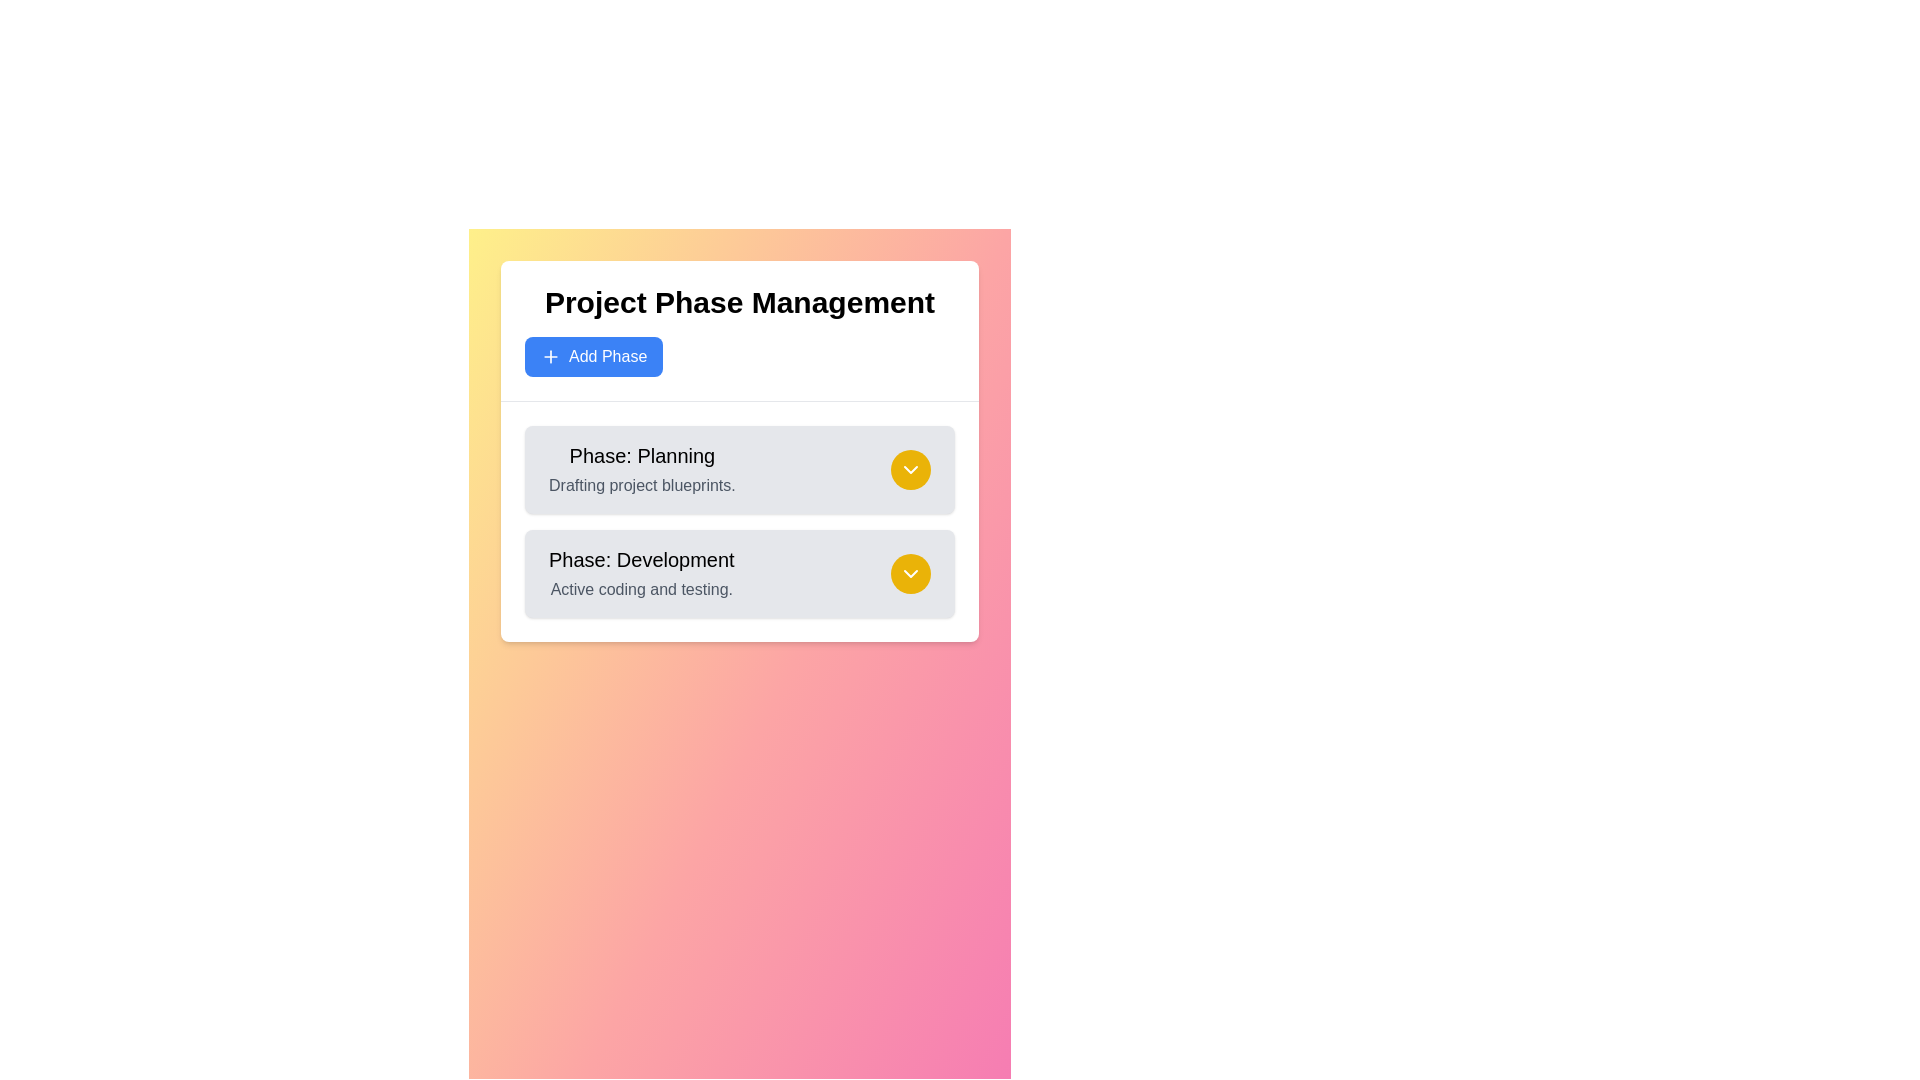 The width and height of the screenshot is (1920, 1080). What do you see at coordinates (551, 356) in the screenshot?
I see `the plus-shaped icon within the 'Add Phase' blue button` at bounding box center [551, 356].